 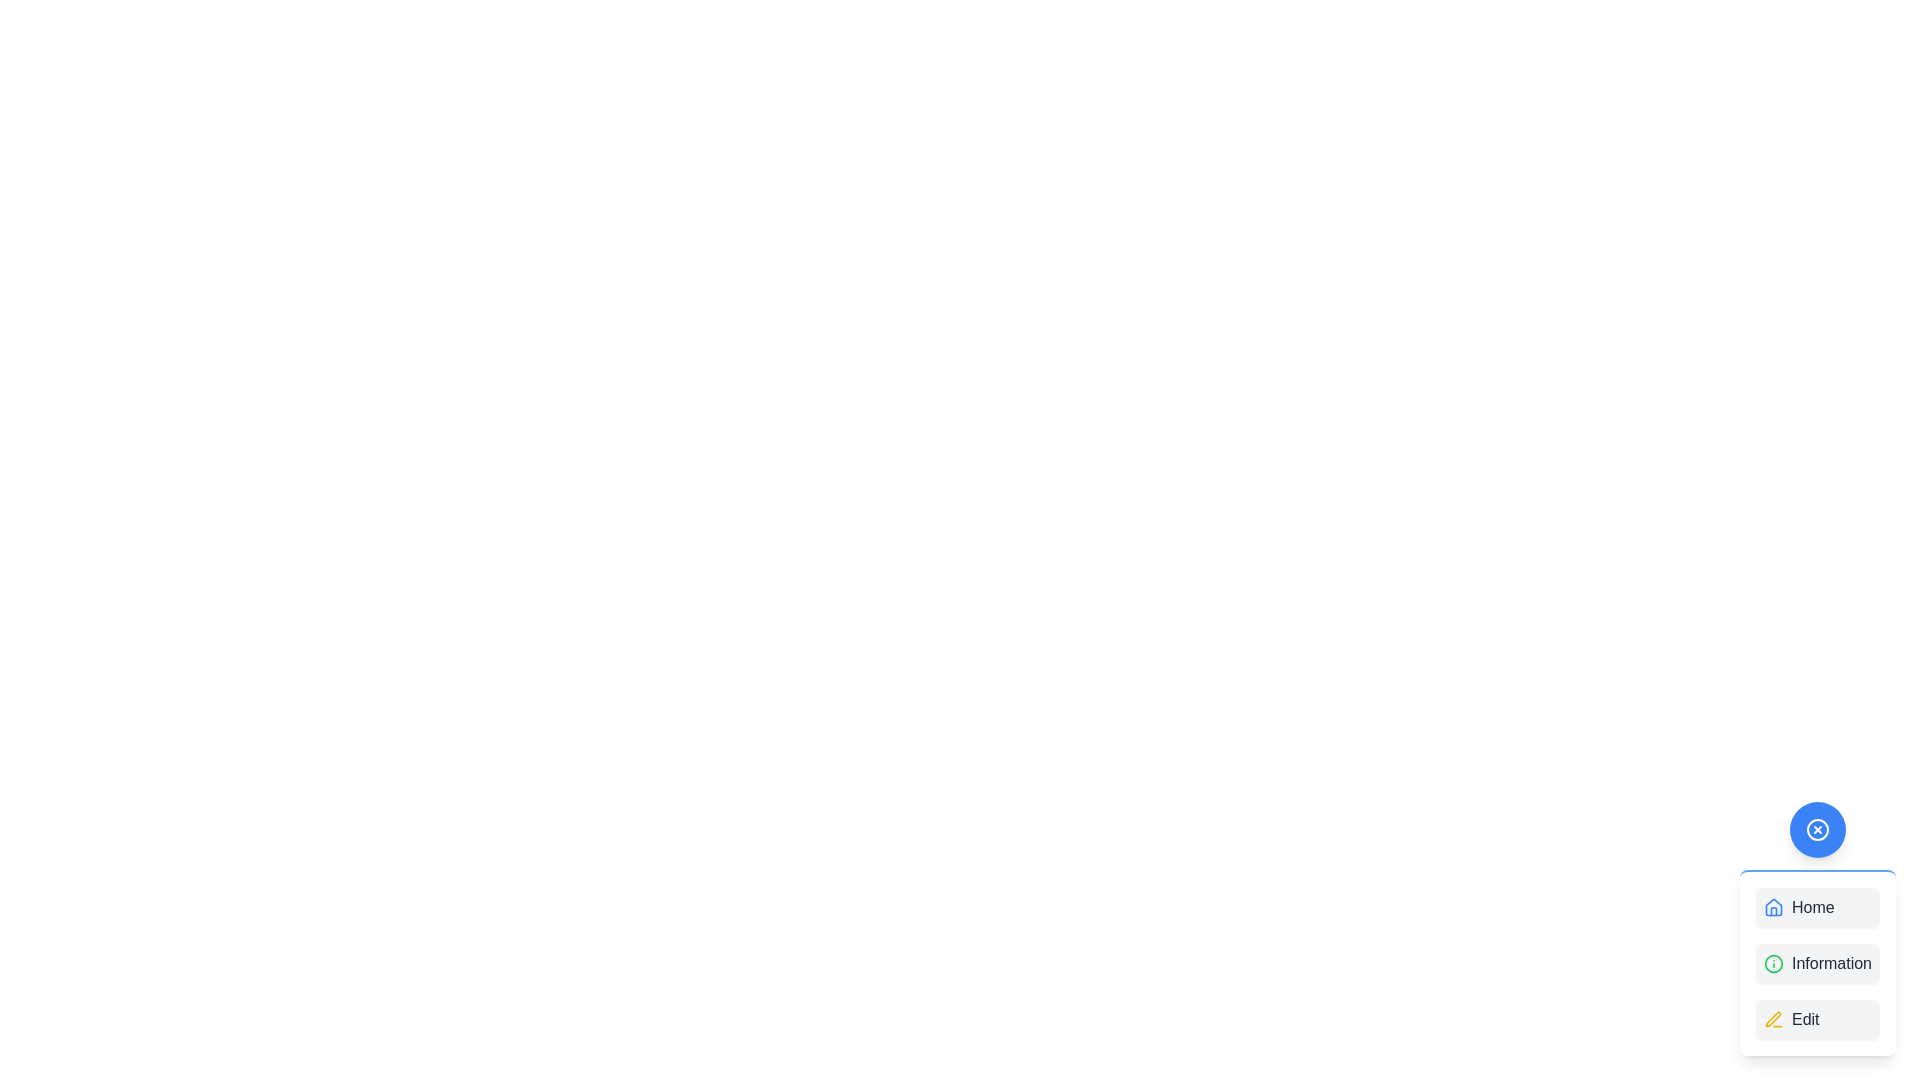 What do you see at coordinates (1818, 1019) in the screenshot?
I see `the edit button` at bounding box center [1818, 1019].